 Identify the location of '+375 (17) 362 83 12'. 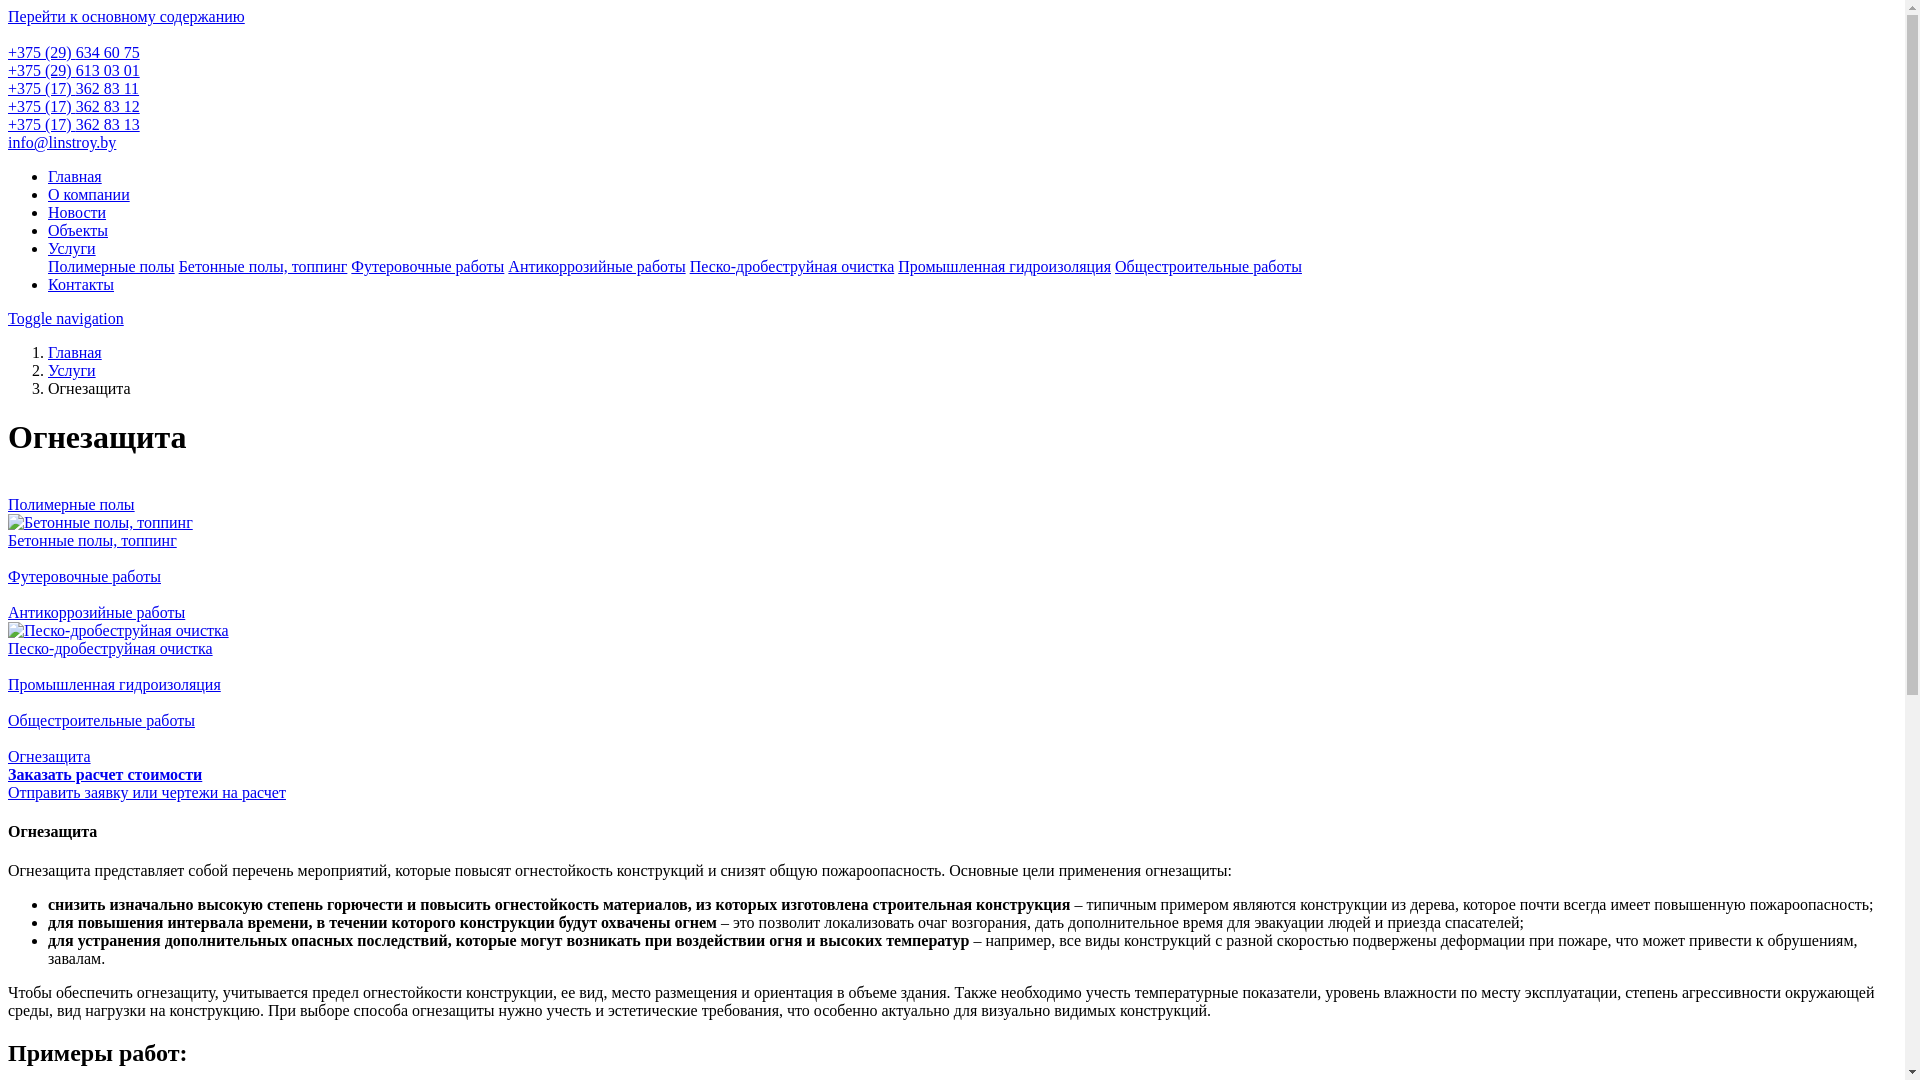
(73, 106).